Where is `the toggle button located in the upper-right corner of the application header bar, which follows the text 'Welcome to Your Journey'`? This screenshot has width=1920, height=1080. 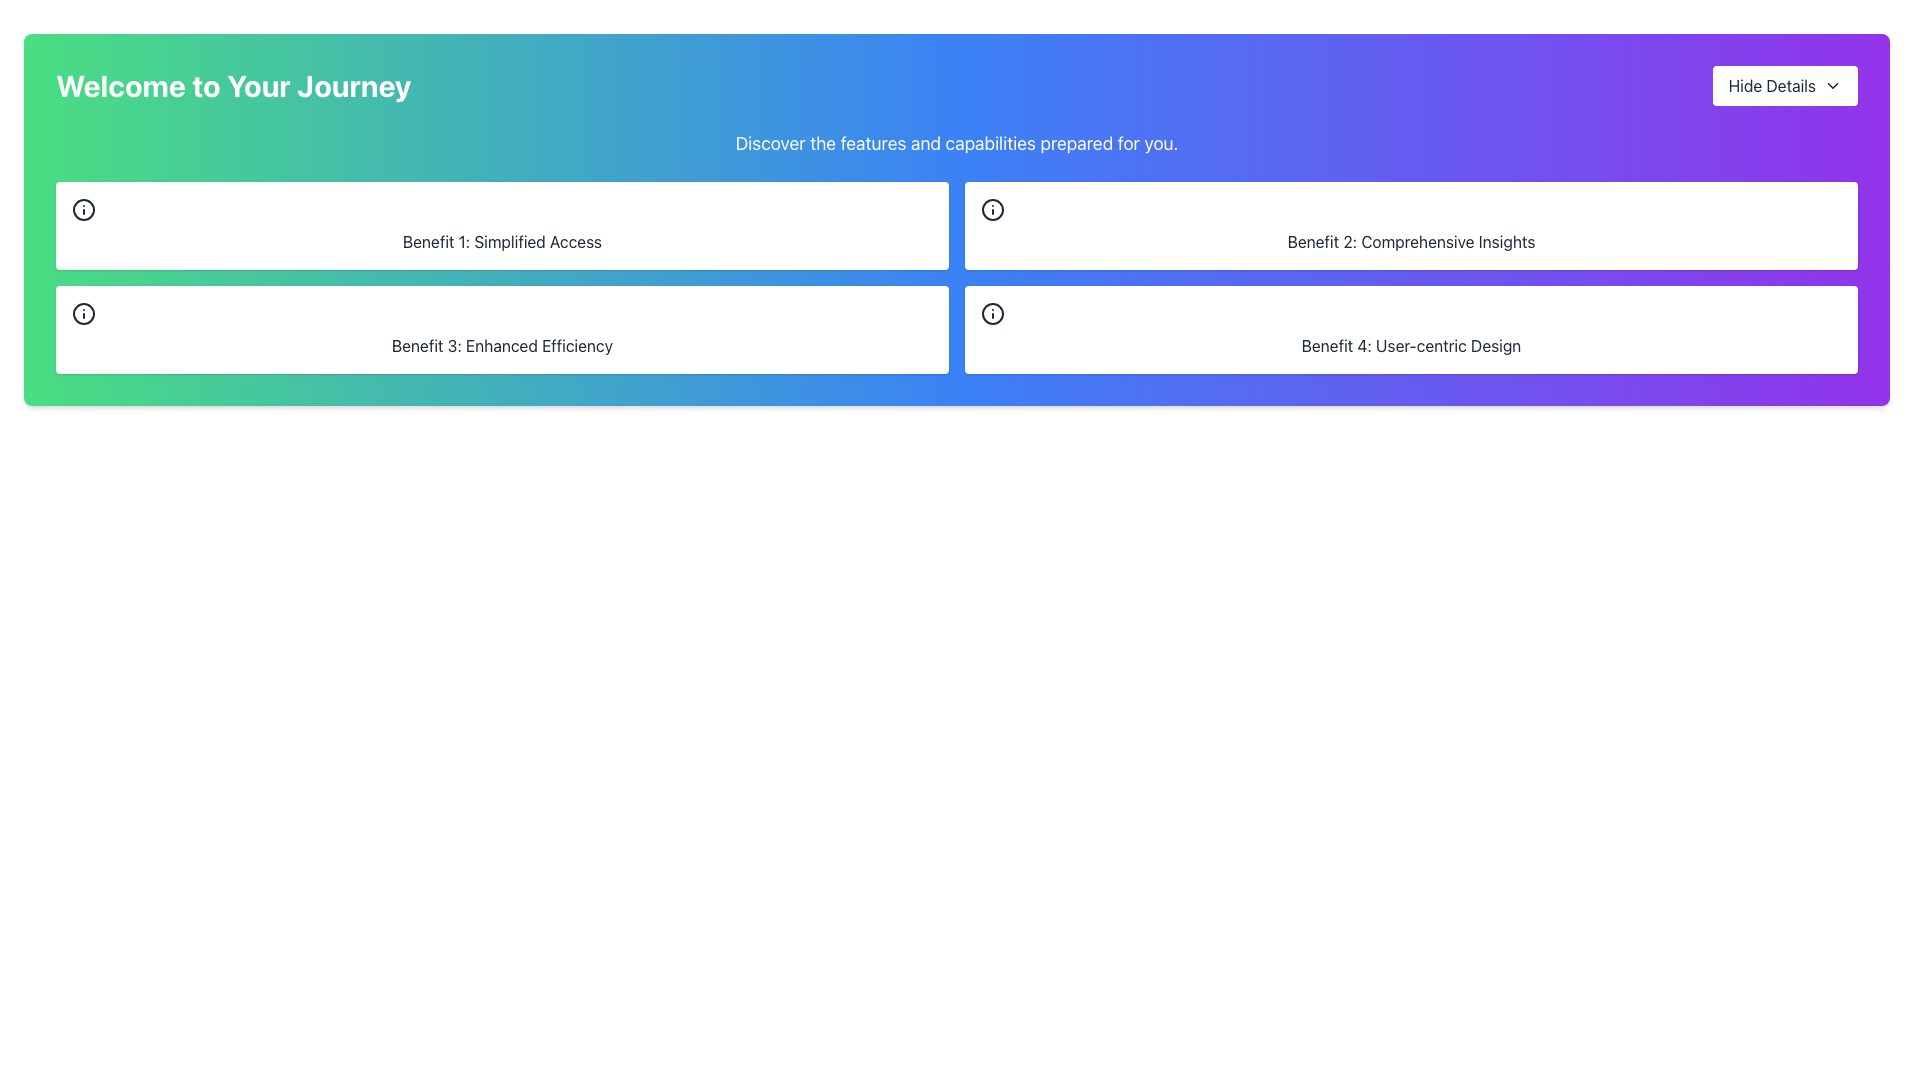
the toggle button located in the upper-right corner of the application header bar, which follows the text 'Welcome to Your Journey' is located at coordinates (1785, 84).